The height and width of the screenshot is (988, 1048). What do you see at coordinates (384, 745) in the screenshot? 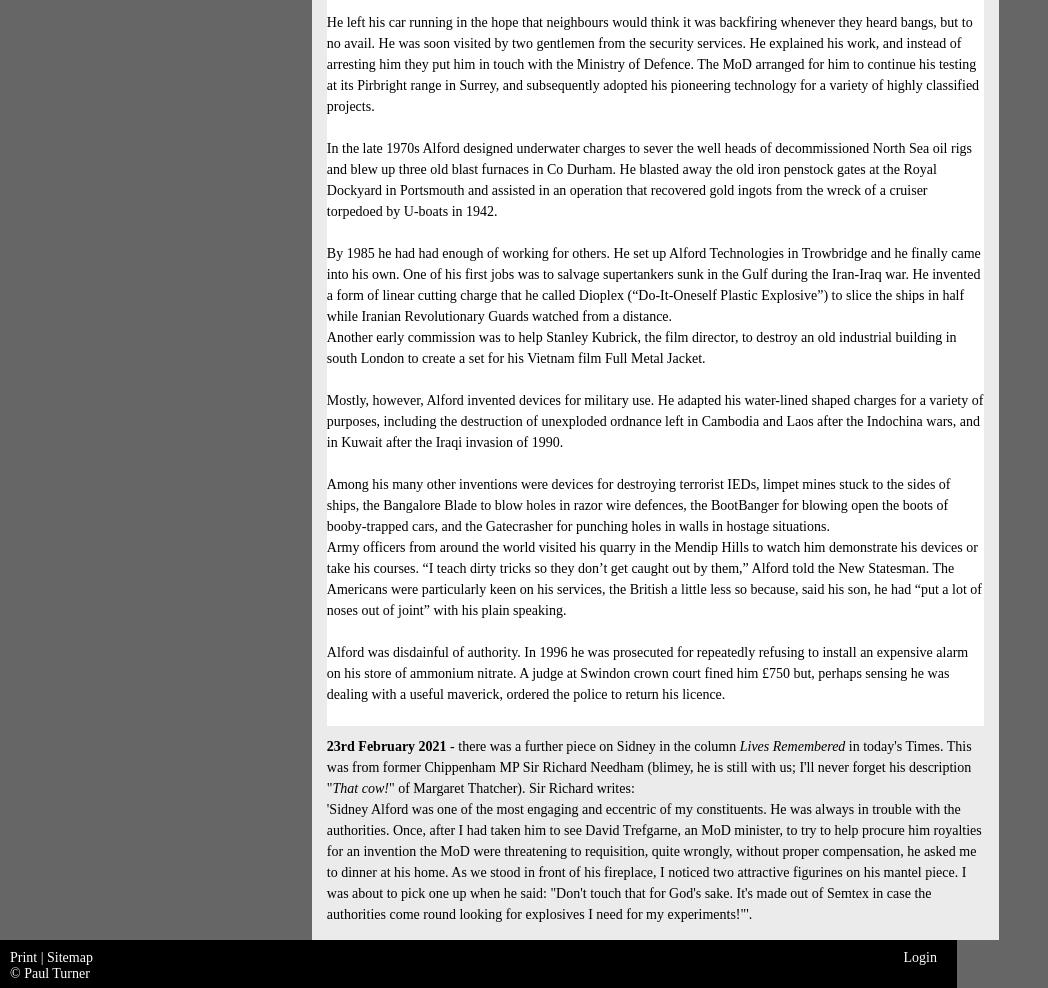
I see `'23rd February 2021'` at bounding box center [384, 745].